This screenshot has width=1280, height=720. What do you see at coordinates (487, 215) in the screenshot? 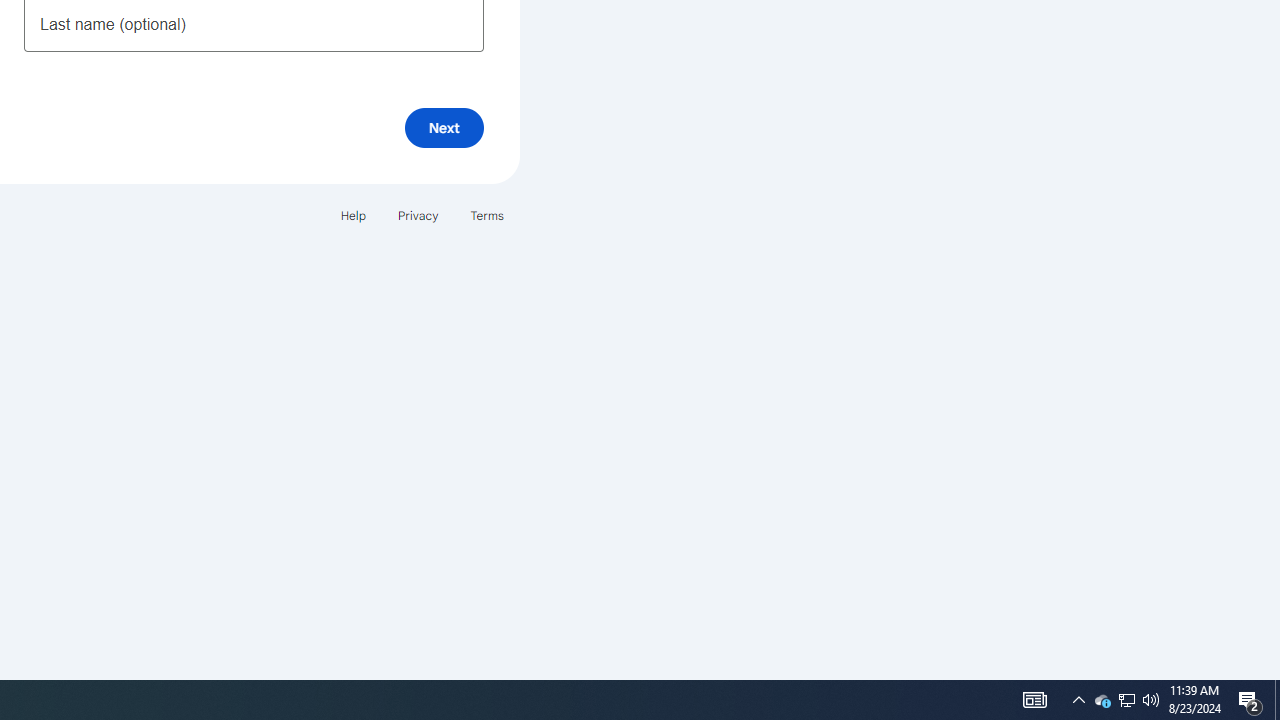
I see `'Terms'` at bounding box center [487, 215].